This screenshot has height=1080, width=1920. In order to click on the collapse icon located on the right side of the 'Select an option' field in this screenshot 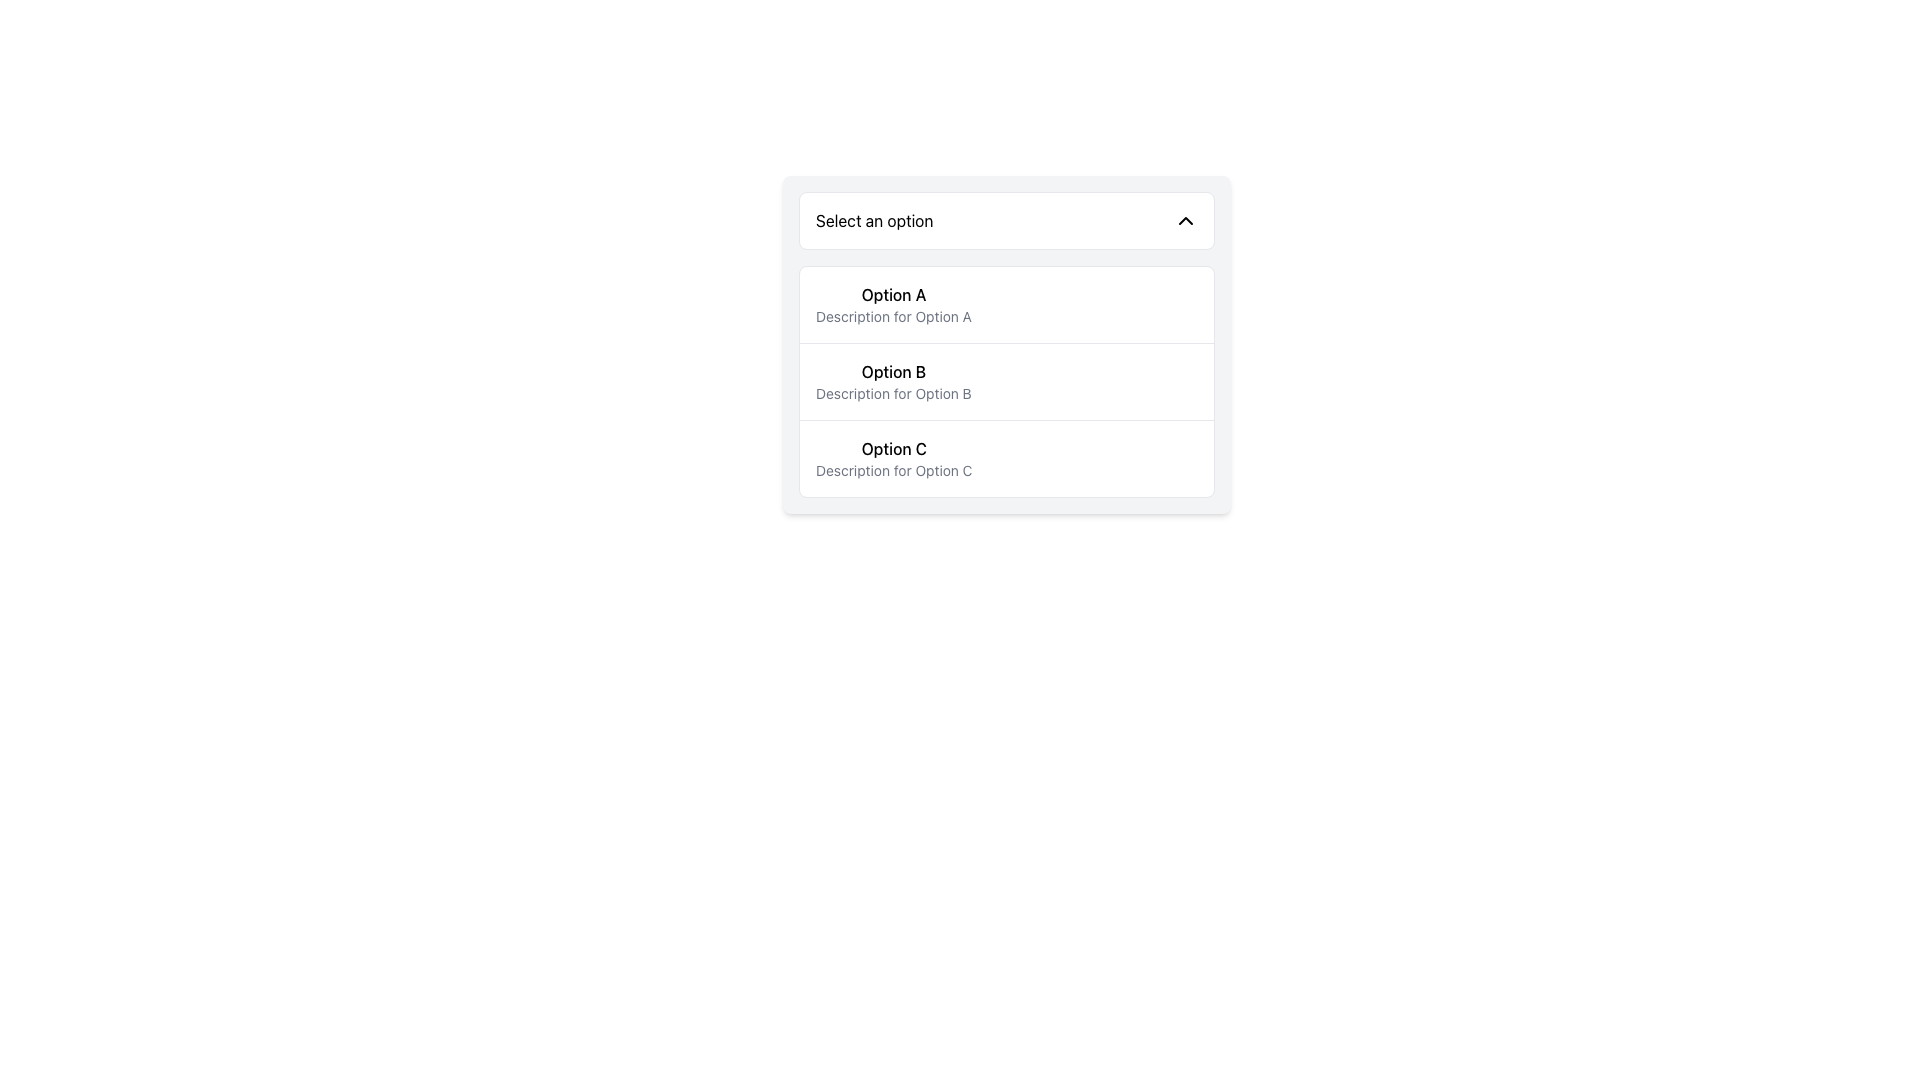, I will do `click(1185, 220)`.